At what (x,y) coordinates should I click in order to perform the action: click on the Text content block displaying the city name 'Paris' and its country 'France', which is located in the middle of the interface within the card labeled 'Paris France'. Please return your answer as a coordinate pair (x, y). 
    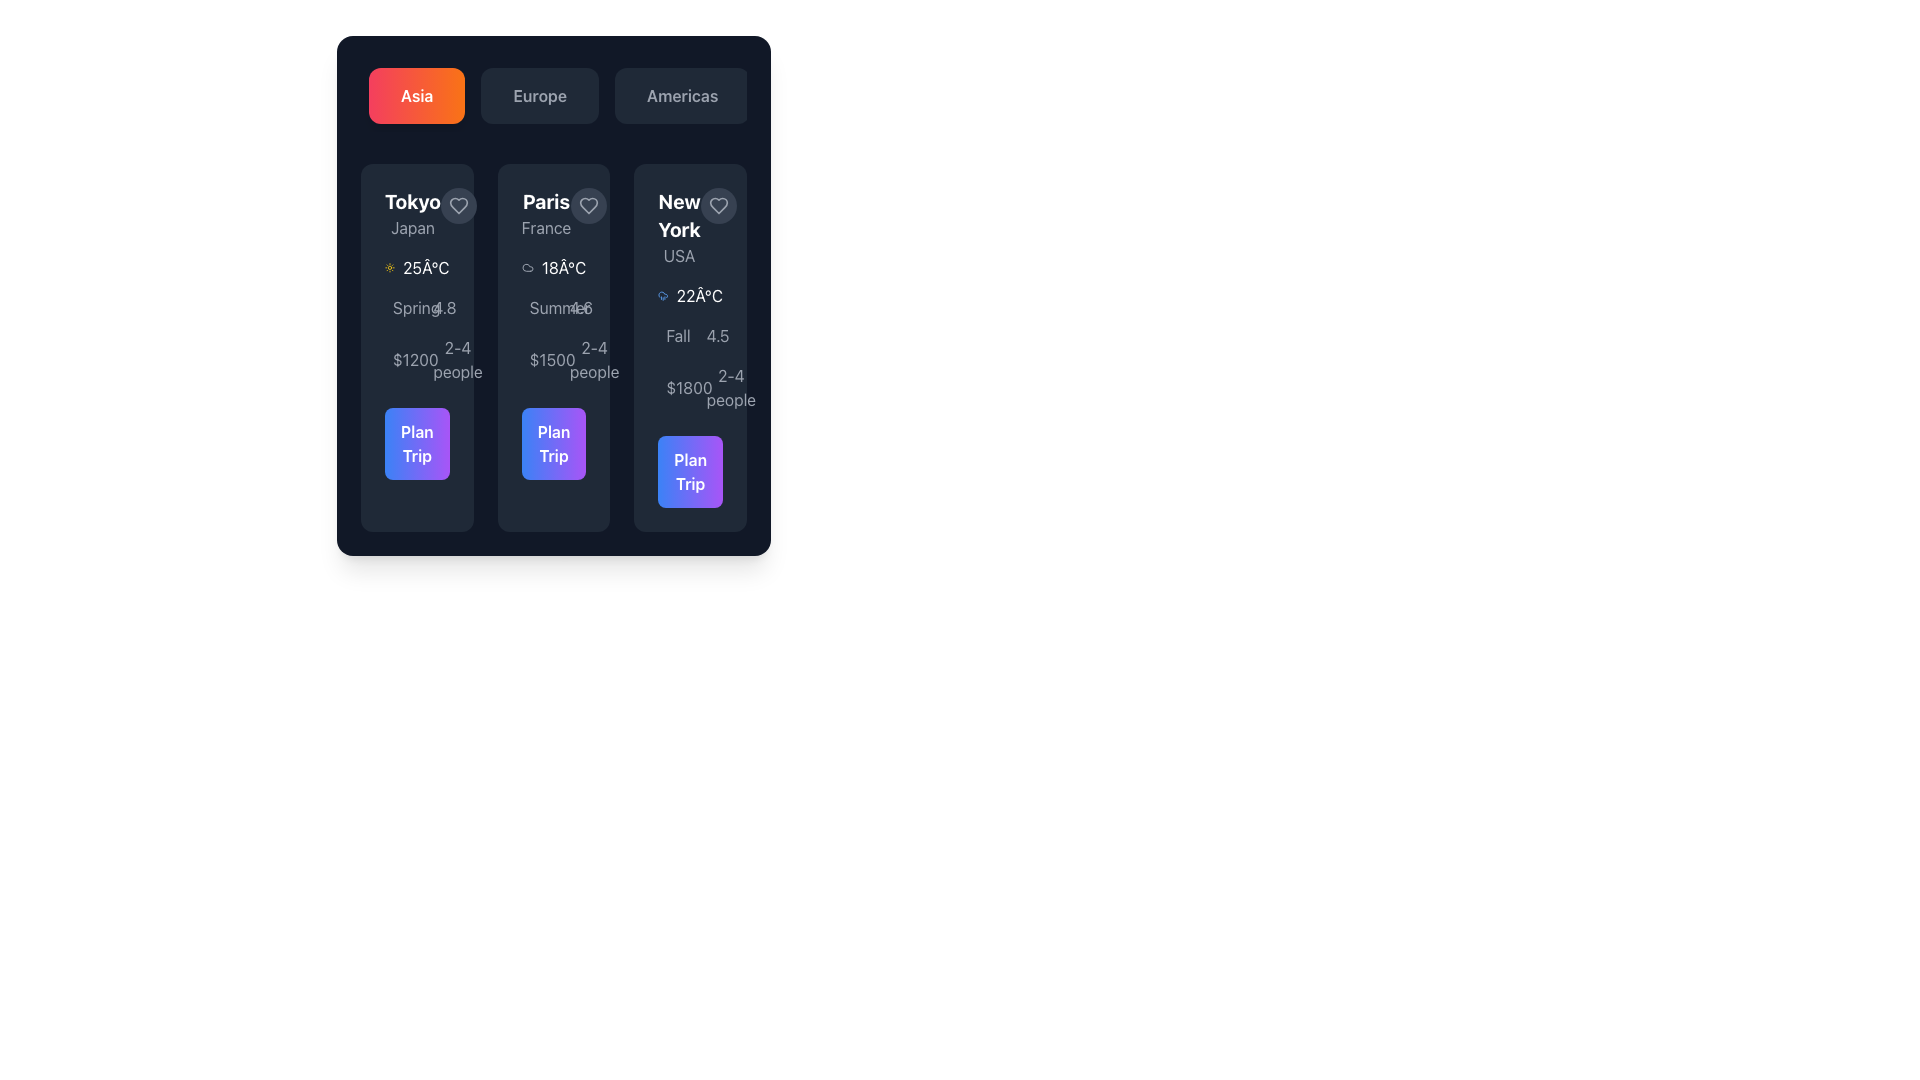
    Looking at the image, I should click on (553, 213).